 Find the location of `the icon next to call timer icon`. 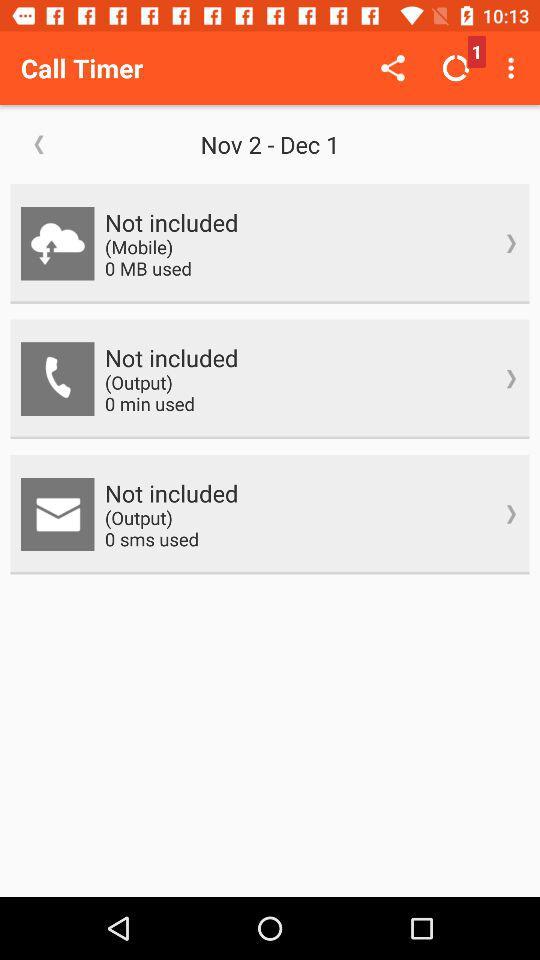

the icon next to call timer icon is located at coordinates (393, 68).